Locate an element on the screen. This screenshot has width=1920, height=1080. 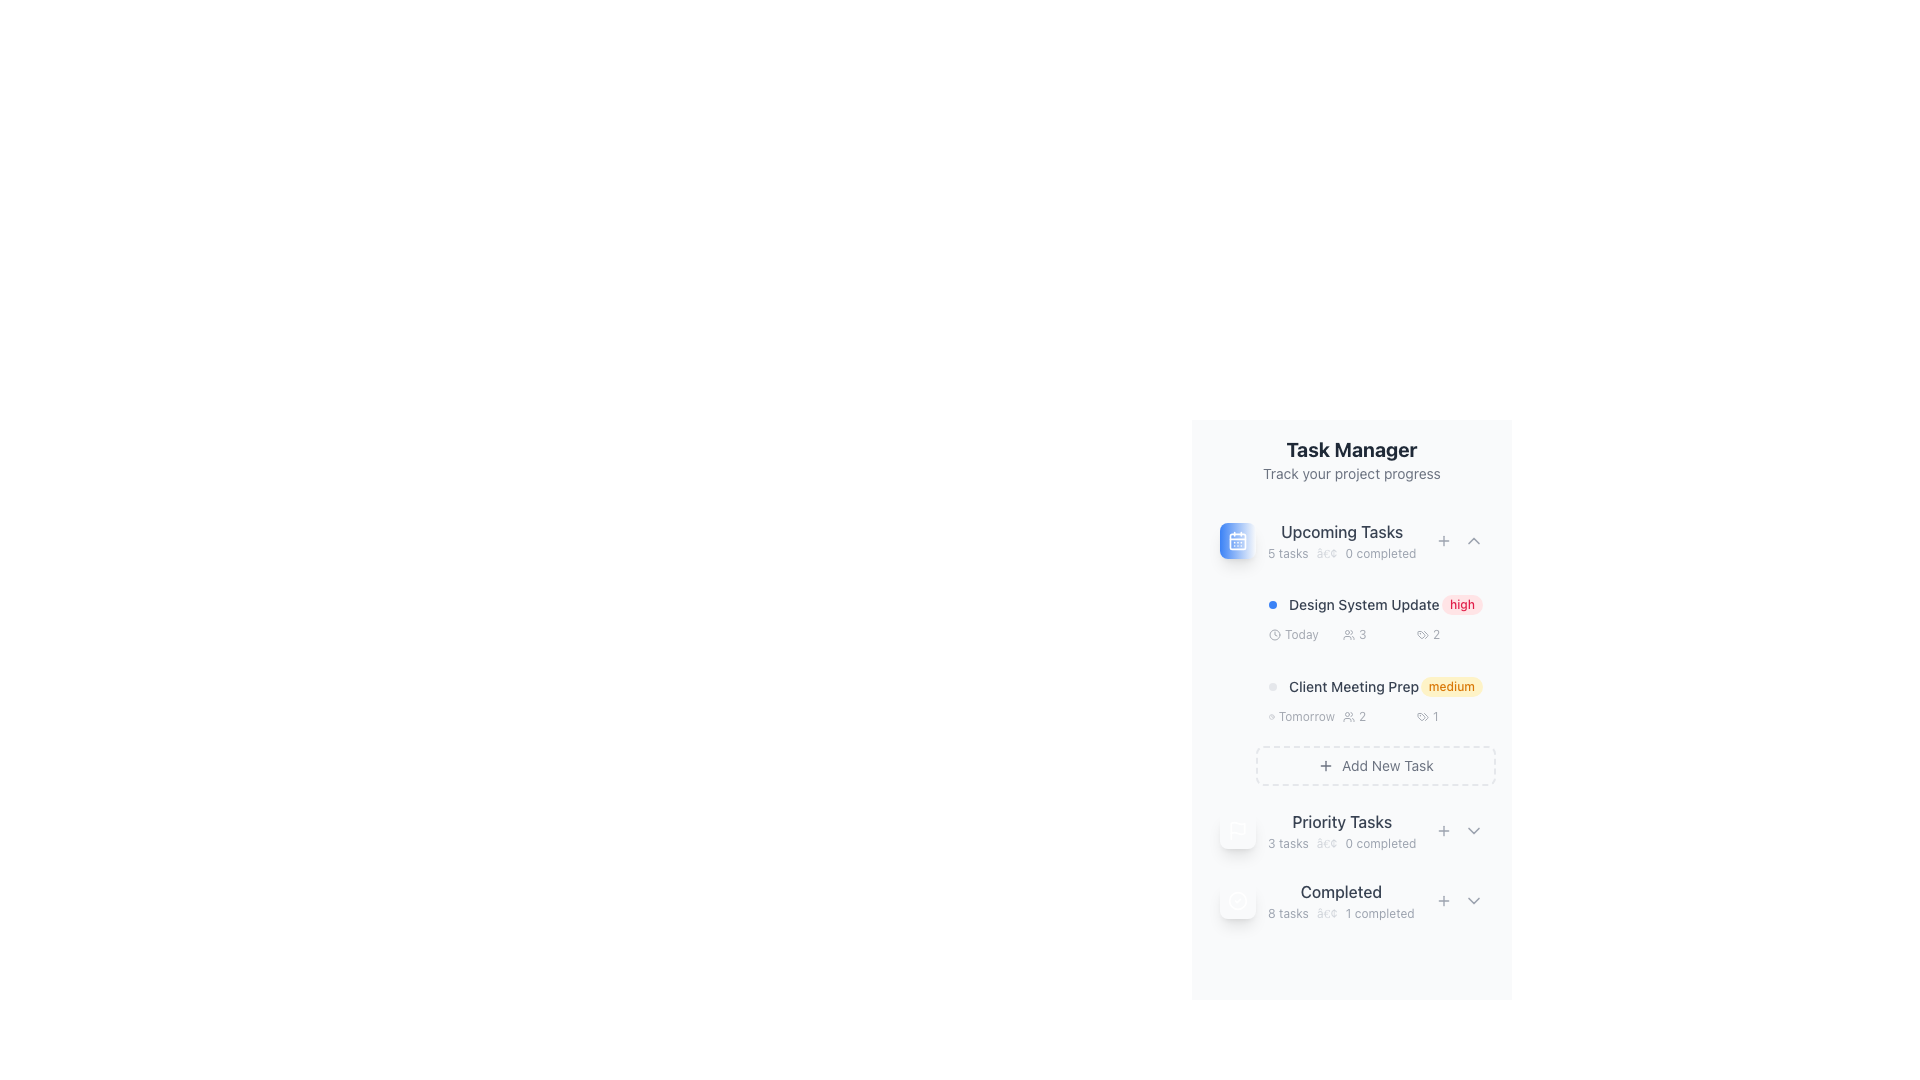
the Interactive List Header at the top of the task list group titled 'Task Manager' is located at coordinates (1352, 540).